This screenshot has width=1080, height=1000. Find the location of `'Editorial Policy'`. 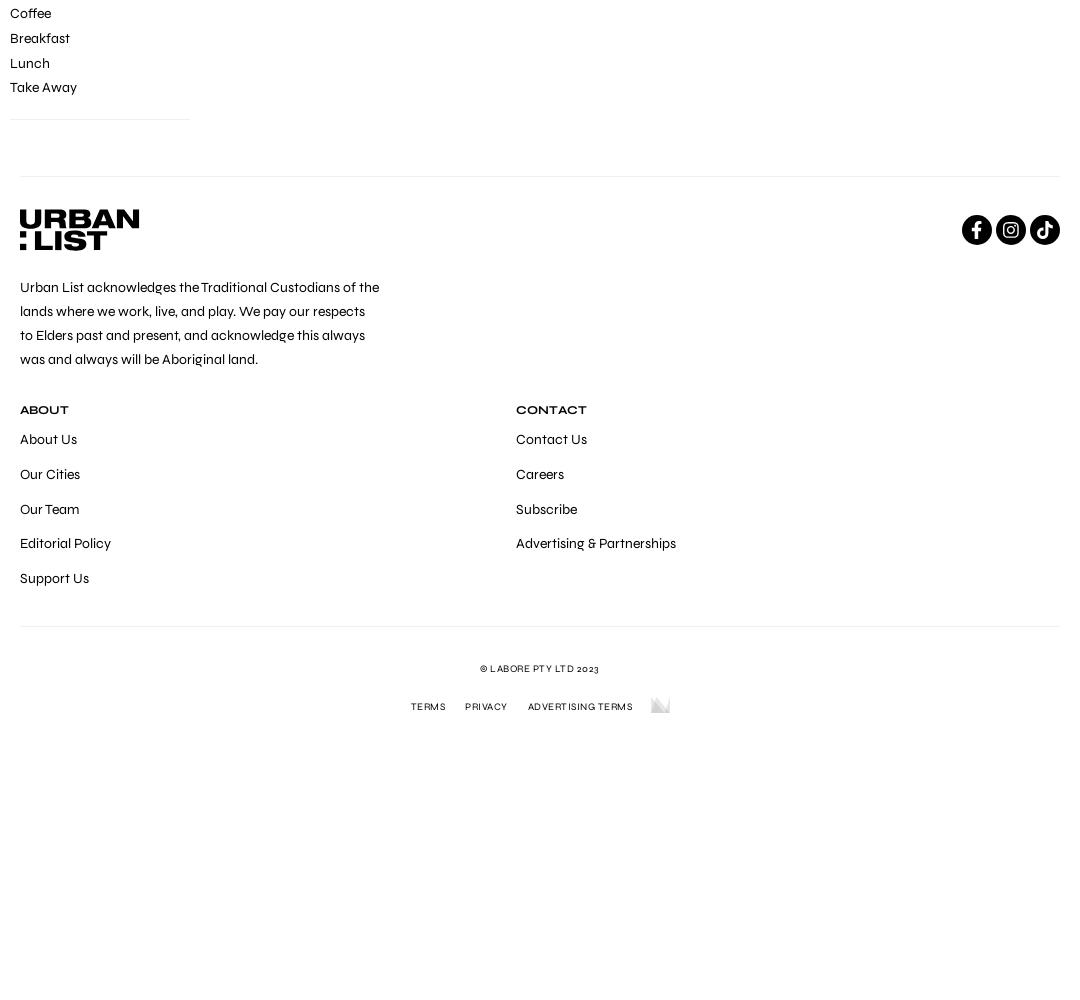

'Editorial Policy' is located at coordinates (64, 543).